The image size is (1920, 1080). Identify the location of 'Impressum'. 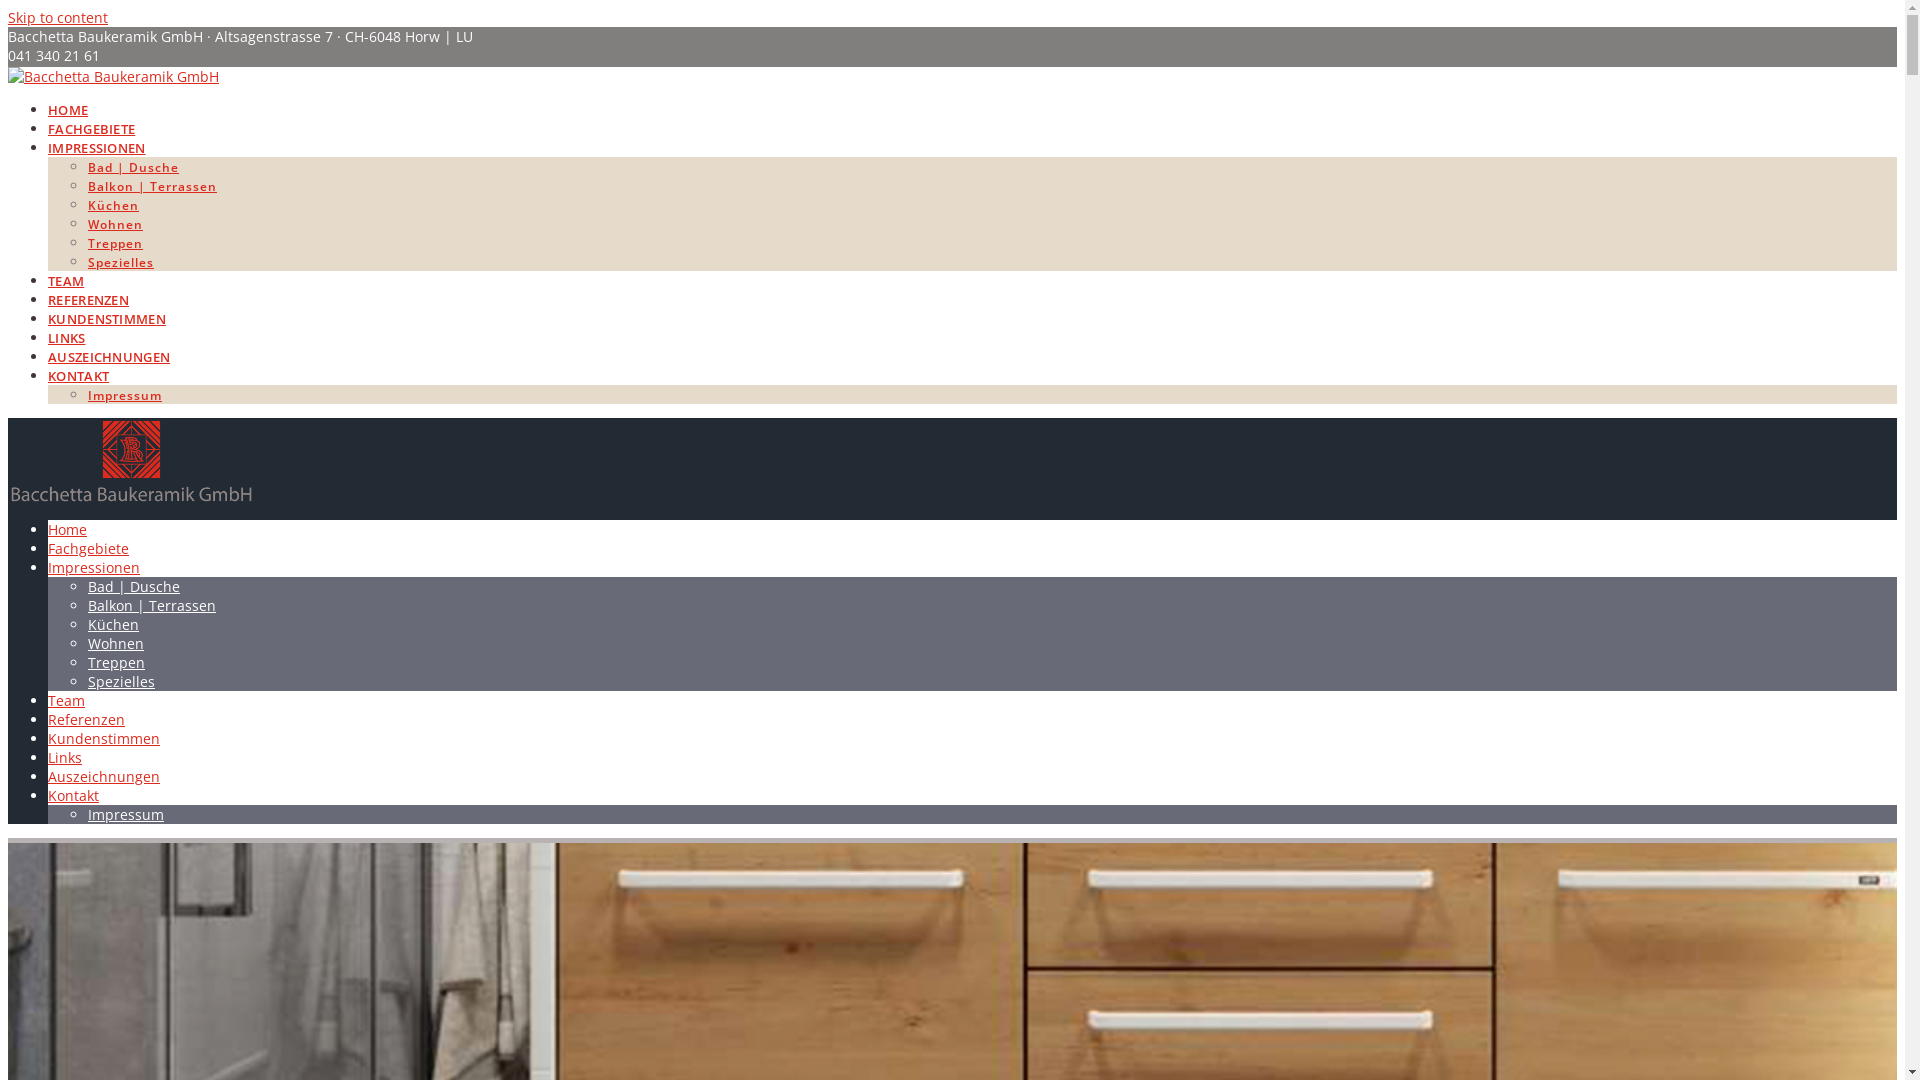
(123, 395).